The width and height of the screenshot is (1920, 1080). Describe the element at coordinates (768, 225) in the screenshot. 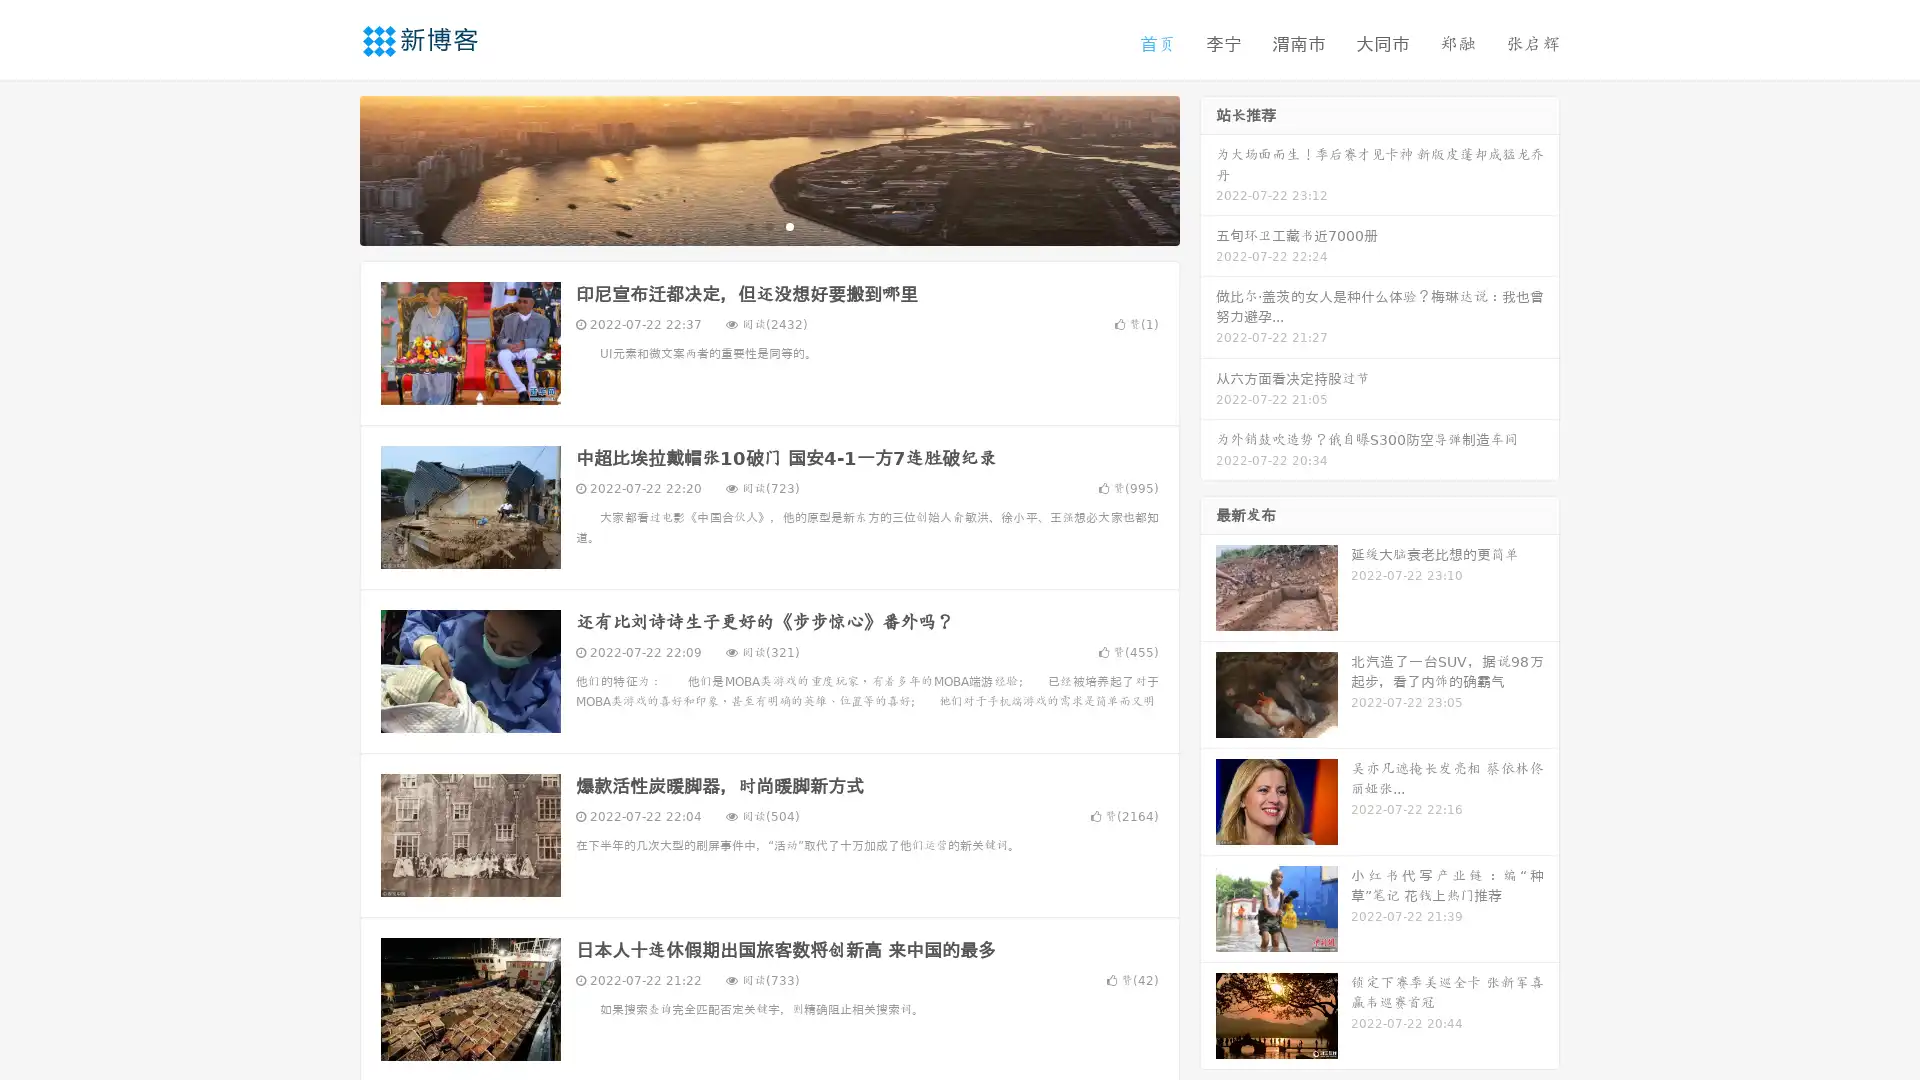

I see `Go to slide 2` at that location.